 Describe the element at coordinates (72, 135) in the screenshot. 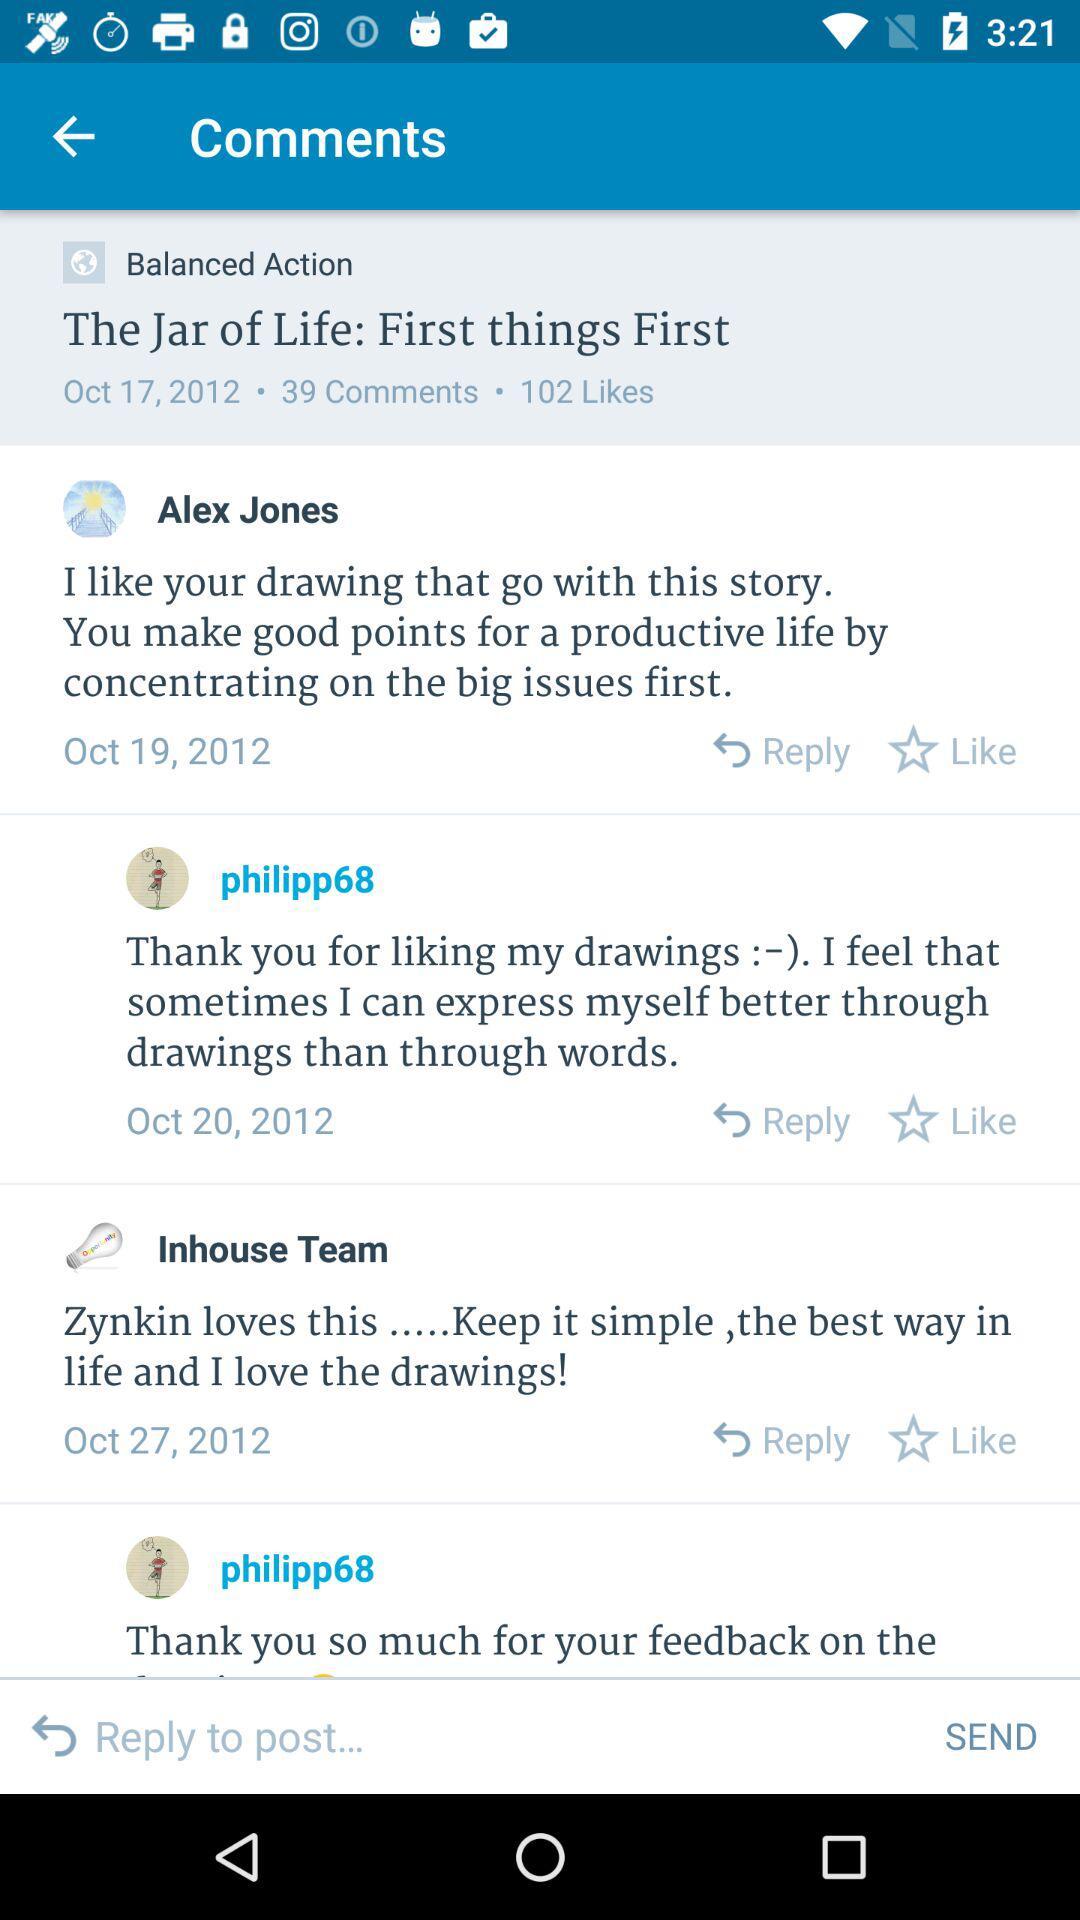

I see `the icon to the left of comments item` at that location.